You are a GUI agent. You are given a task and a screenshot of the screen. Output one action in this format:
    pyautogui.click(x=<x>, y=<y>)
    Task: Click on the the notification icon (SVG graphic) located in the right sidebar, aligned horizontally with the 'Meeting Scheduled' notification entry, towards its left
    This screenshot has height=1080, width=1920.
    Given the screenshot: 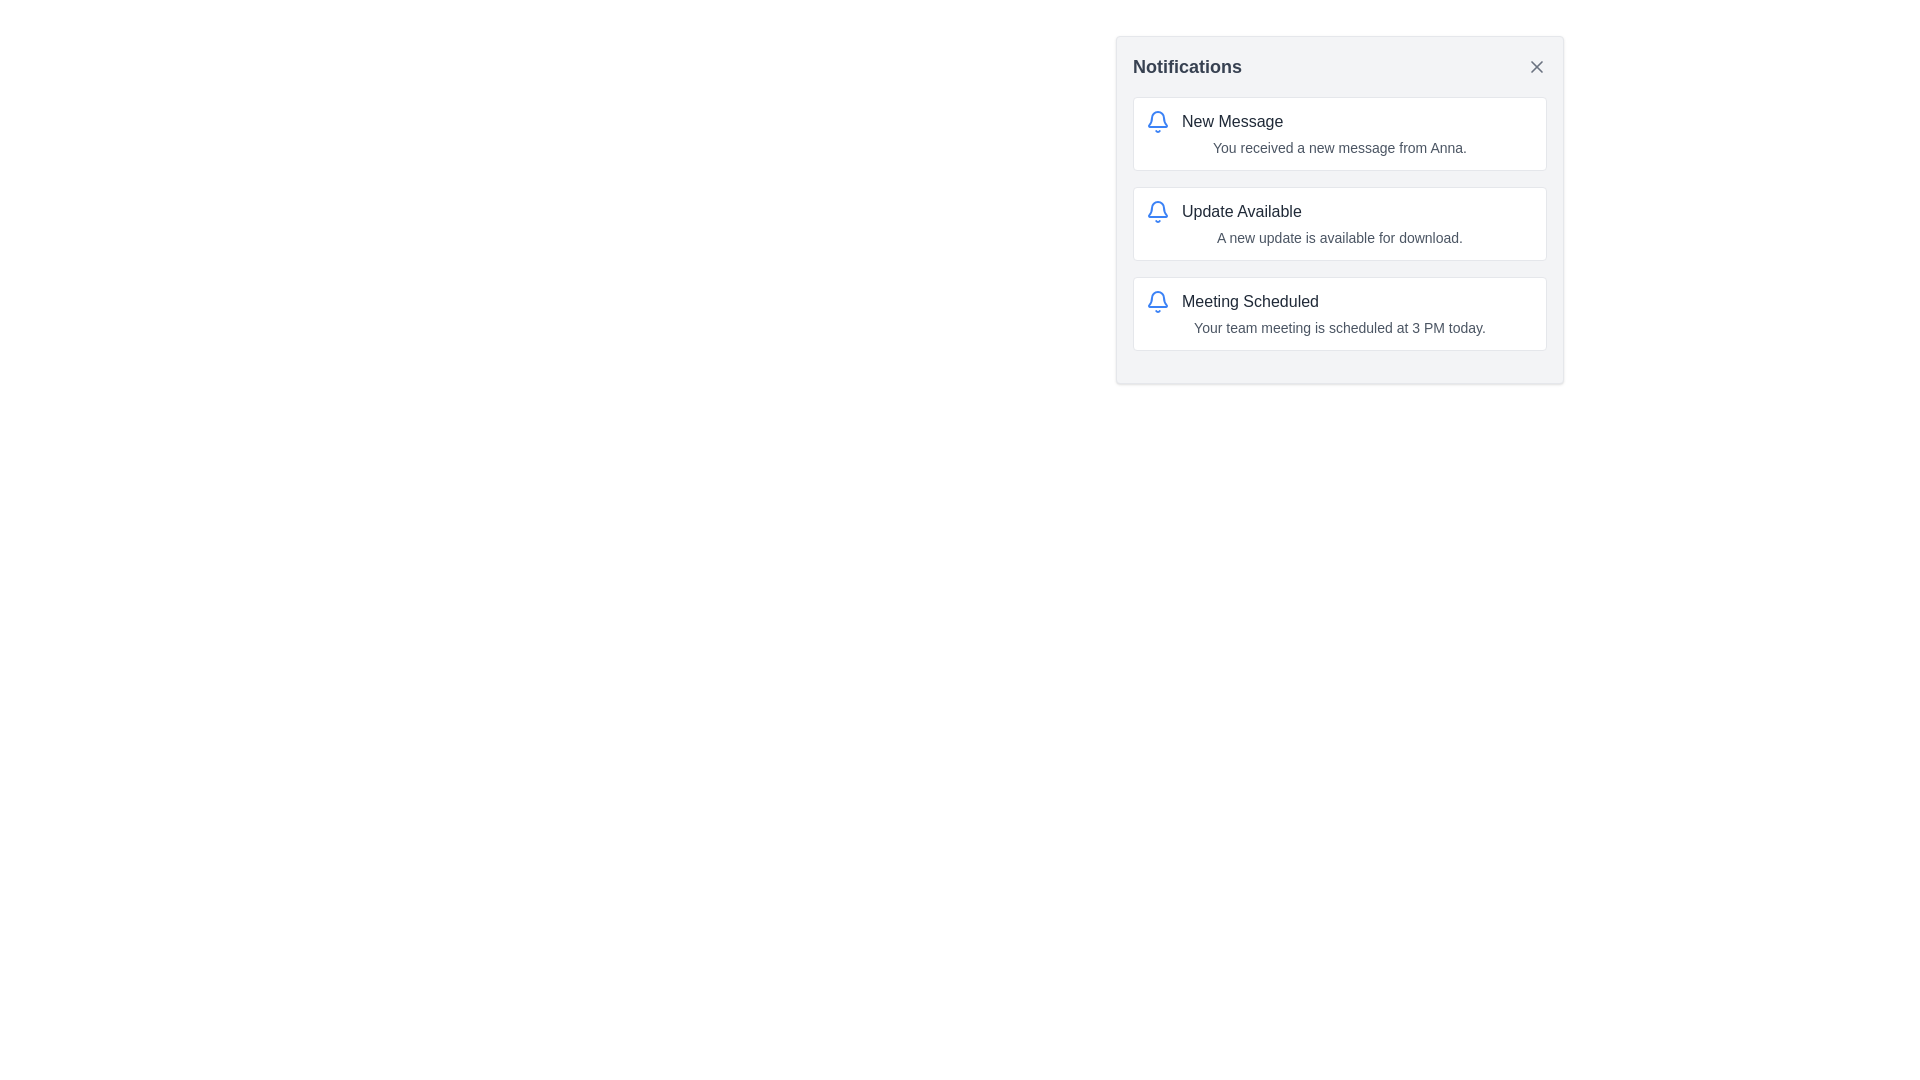 What is the action you would take?
    pyautogui.click(x=1157, y=299)
    